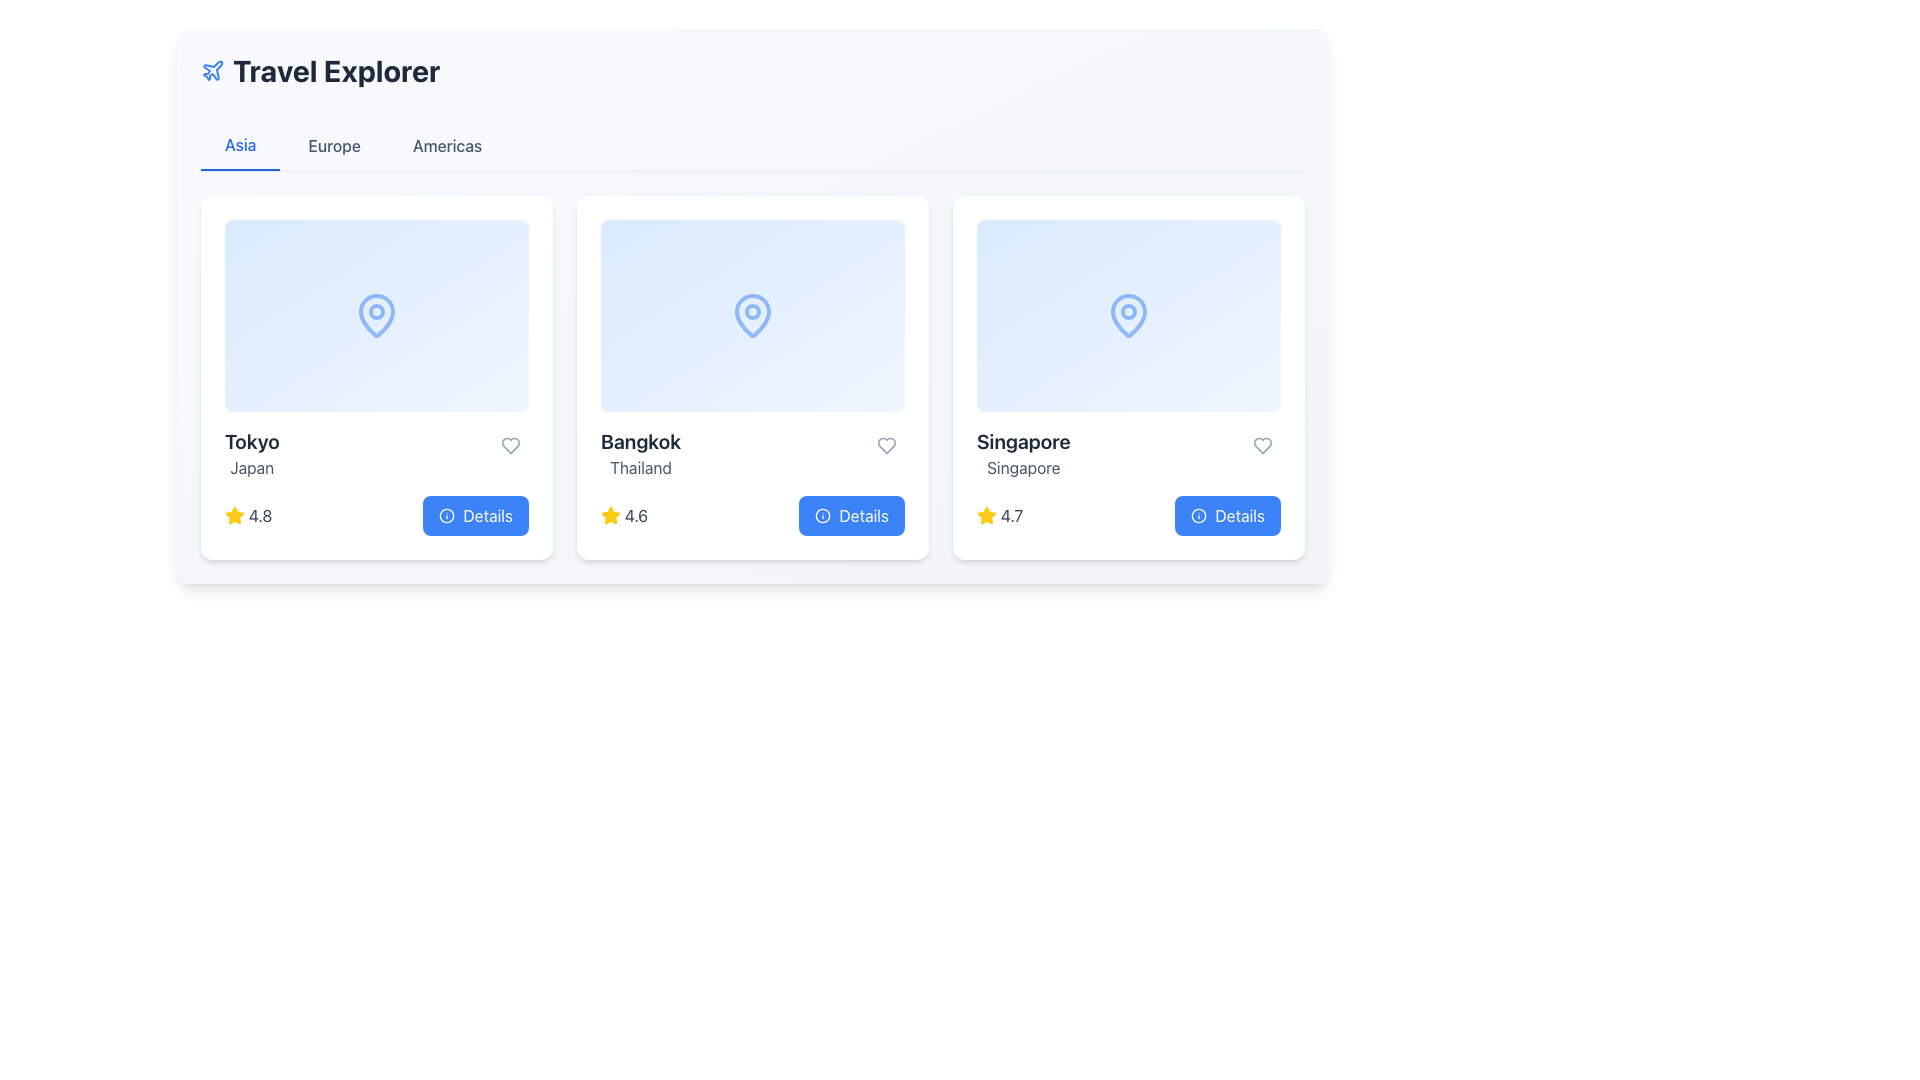 Image resolution: width=1920 pixels, height=1080 pixels. Describe the element at coordinates (752, 315) in the screenshot. I see `the decorative location pin icon representing 'Bangkok', Thailand, located in the upper center of the card` at that location.